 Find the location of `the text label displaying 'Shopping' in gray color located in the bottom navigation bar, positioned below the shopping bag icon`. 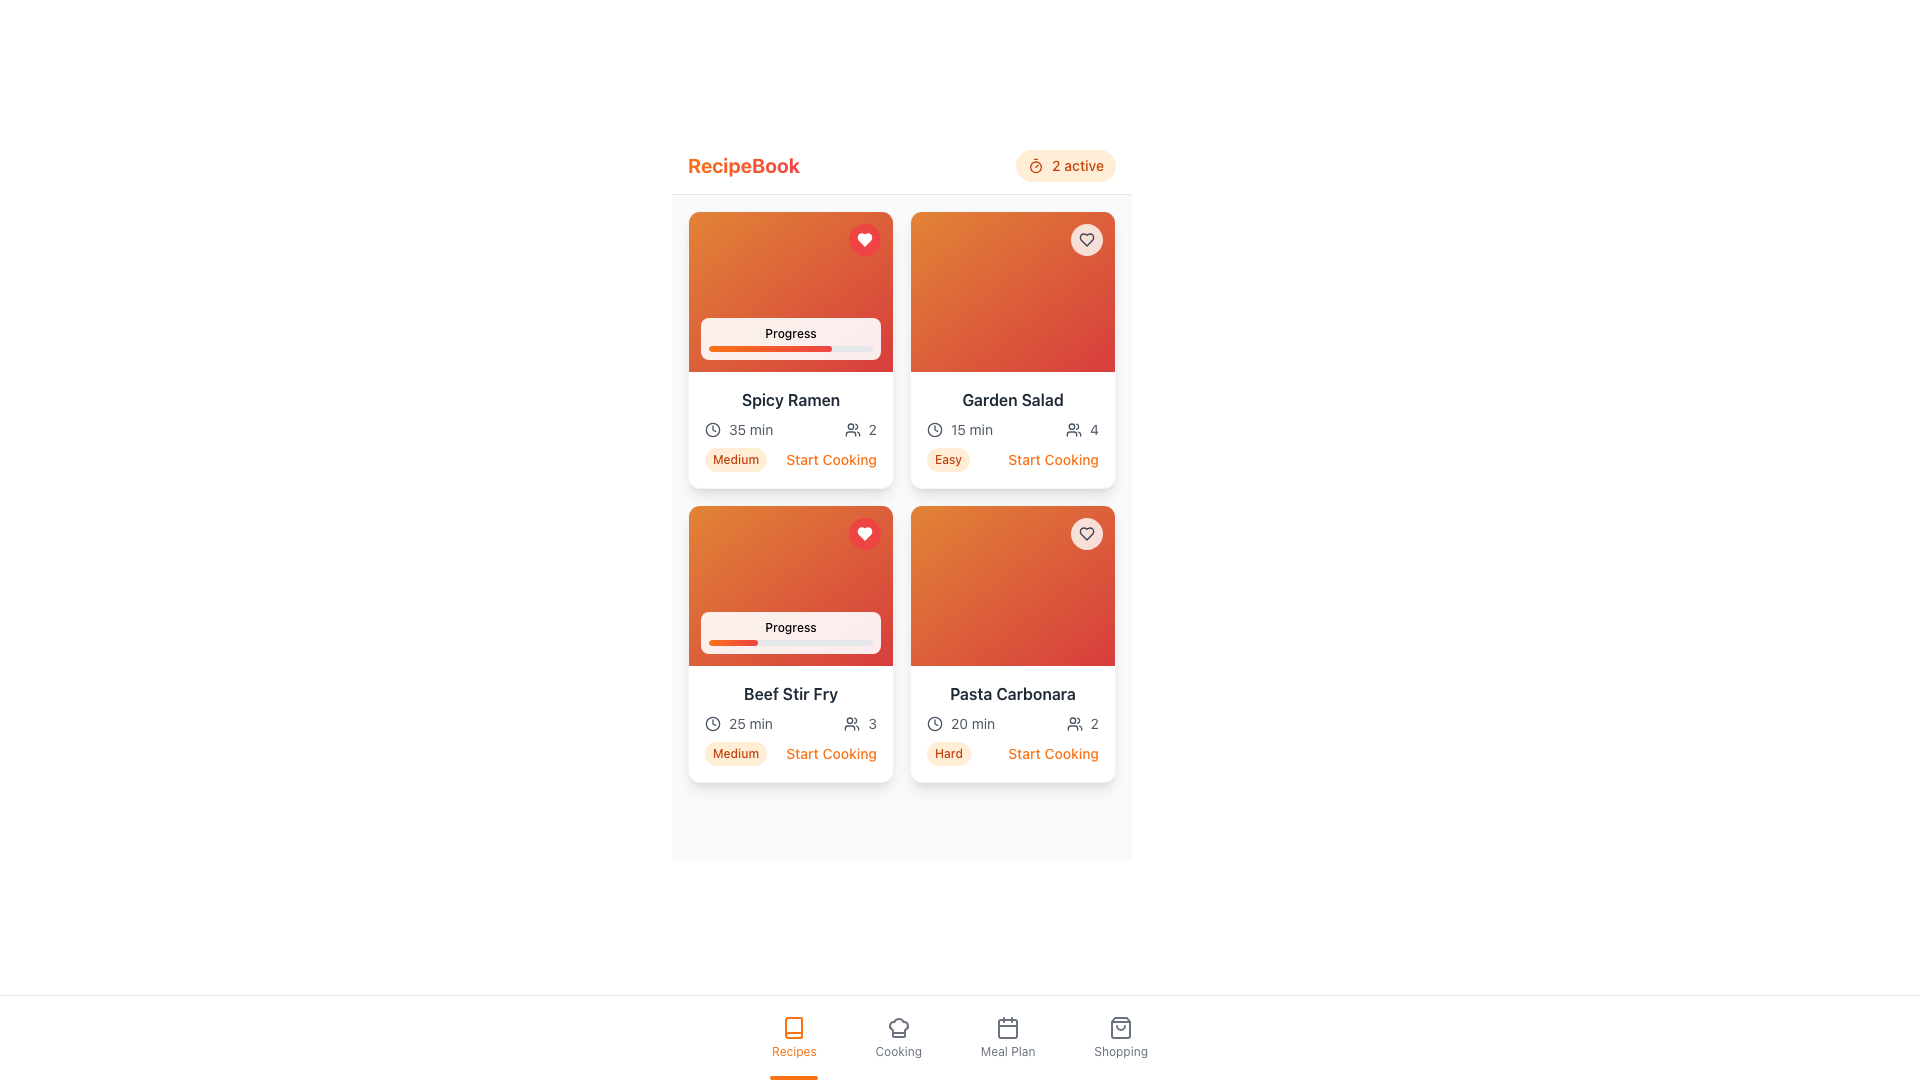

the text label displaying 'Shopping' in gray color located in the bottom navigation bar, positioned below the shopping bag icon is located at coordinates (1121, 1051).